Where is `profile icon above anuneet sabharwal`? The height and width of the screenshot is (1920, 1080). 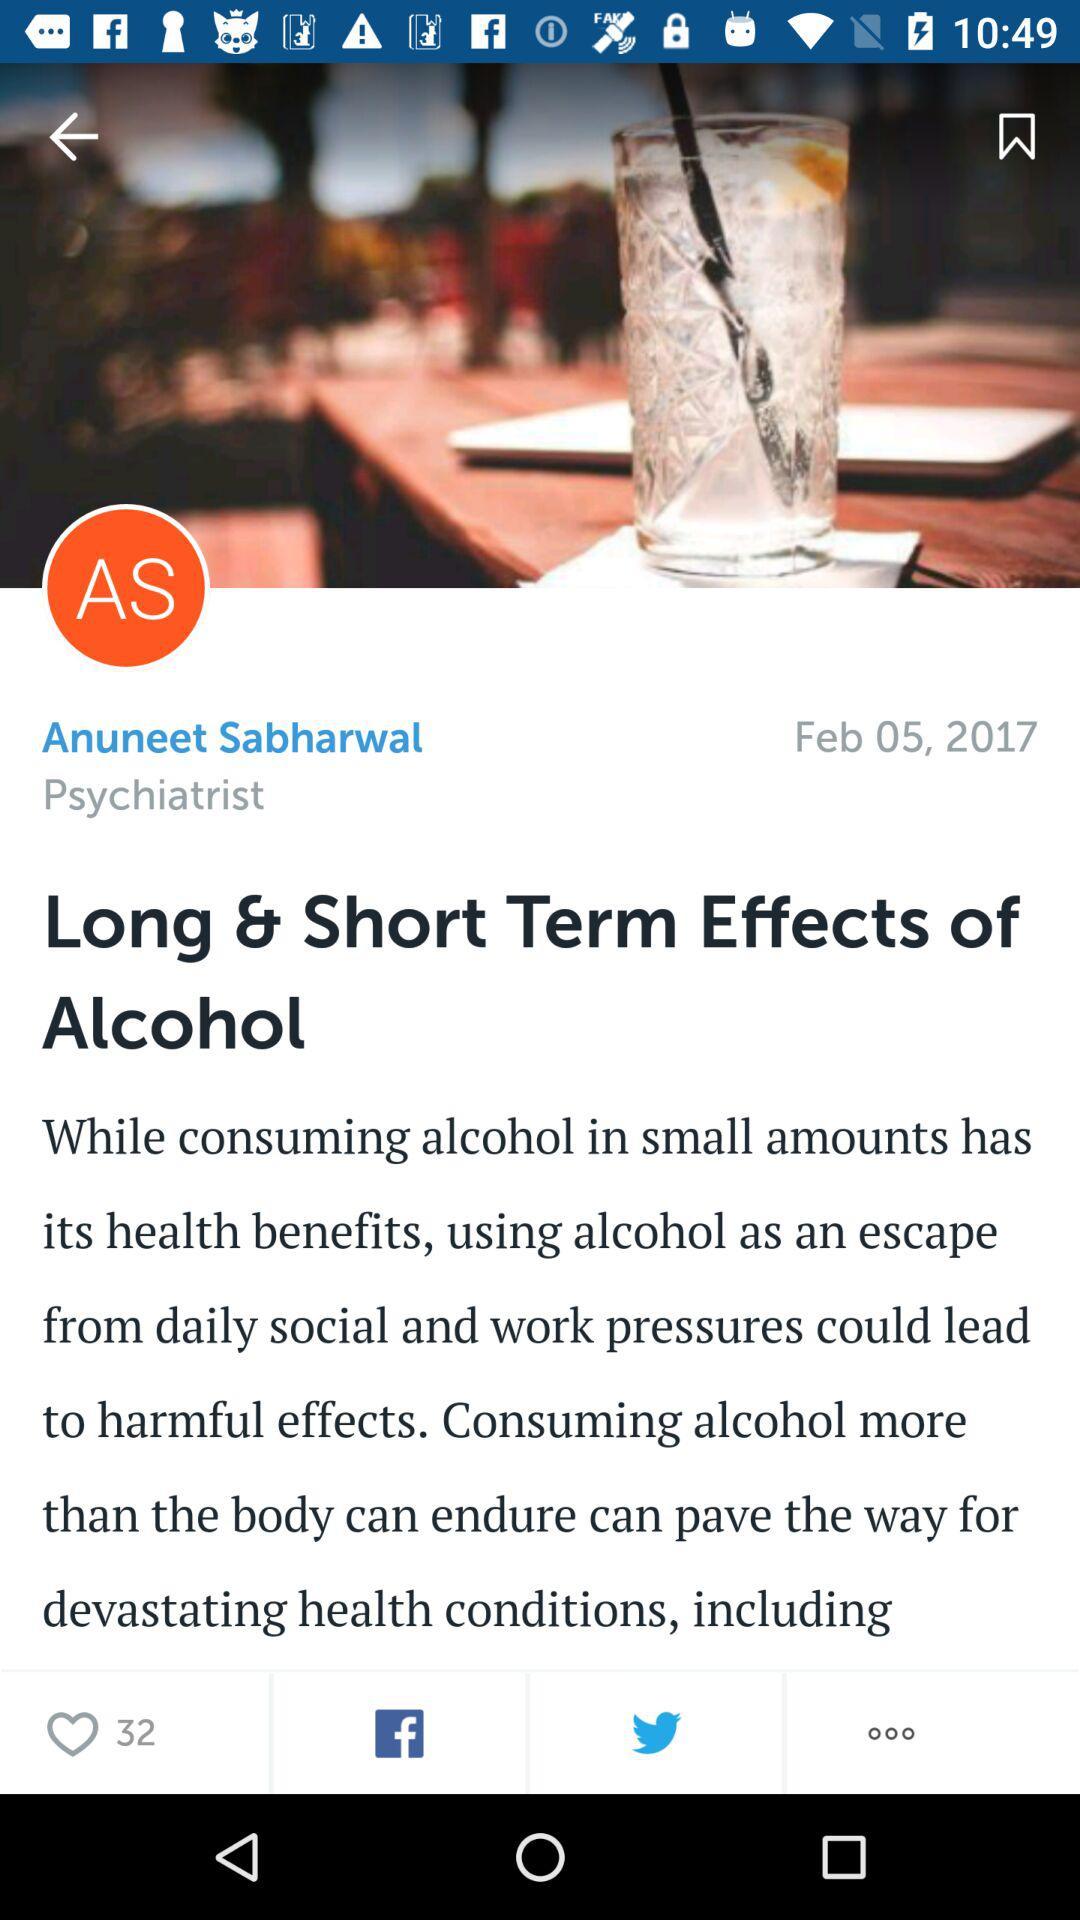
profile icon above anuneet sabharwal is located at coordinates (126, 586).